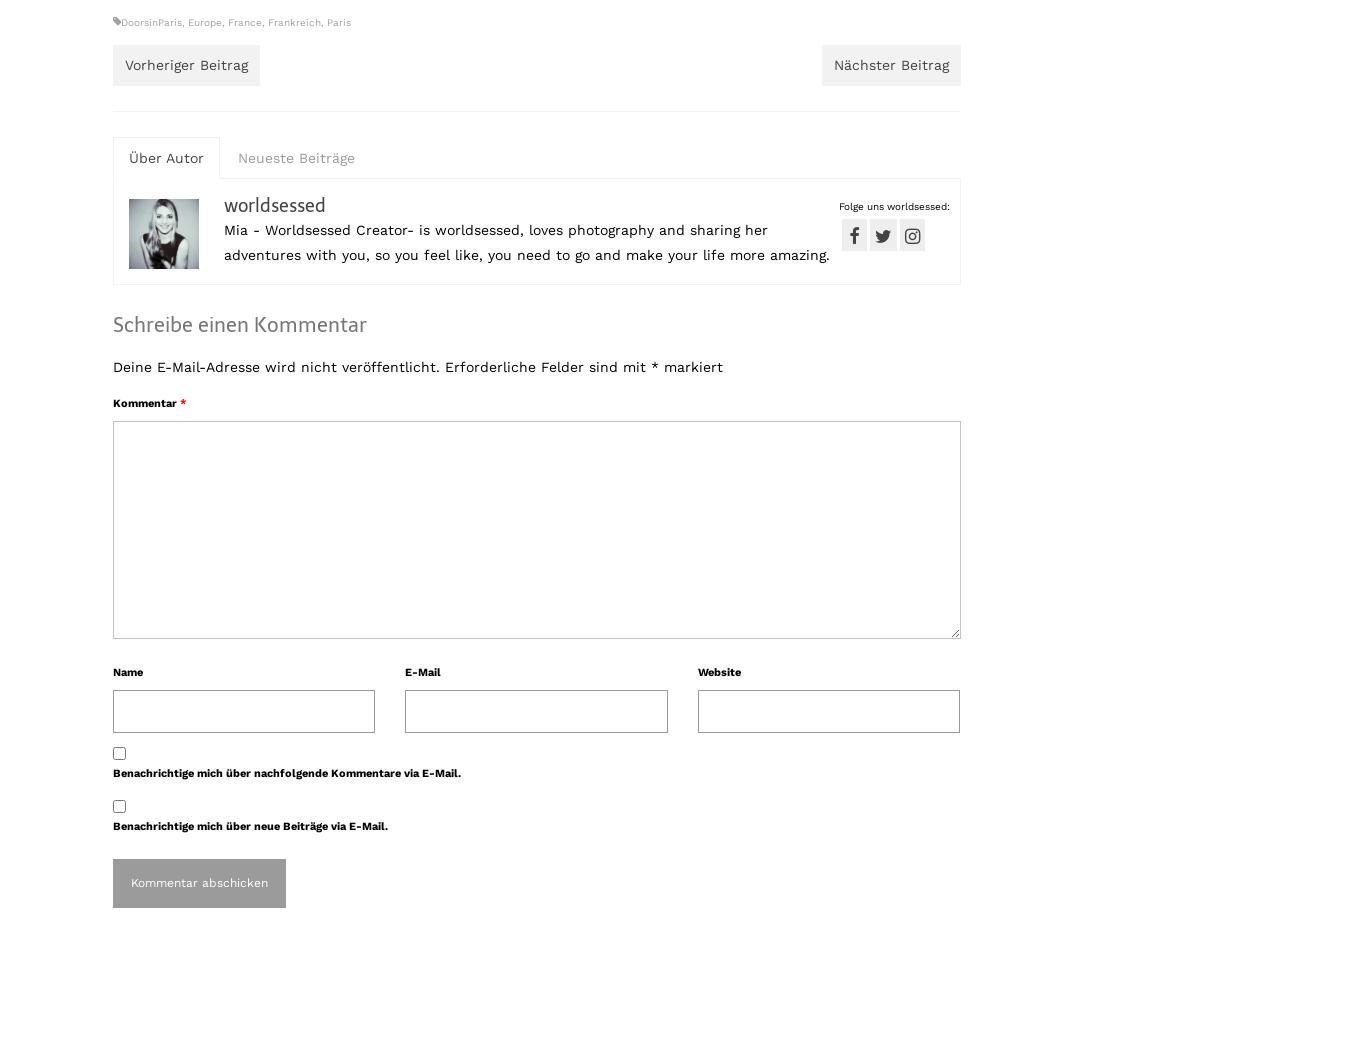 This screenshot has width=1366, height=1042. I want to click on 'Schreibe einen Kommentar', so click(112, 324).